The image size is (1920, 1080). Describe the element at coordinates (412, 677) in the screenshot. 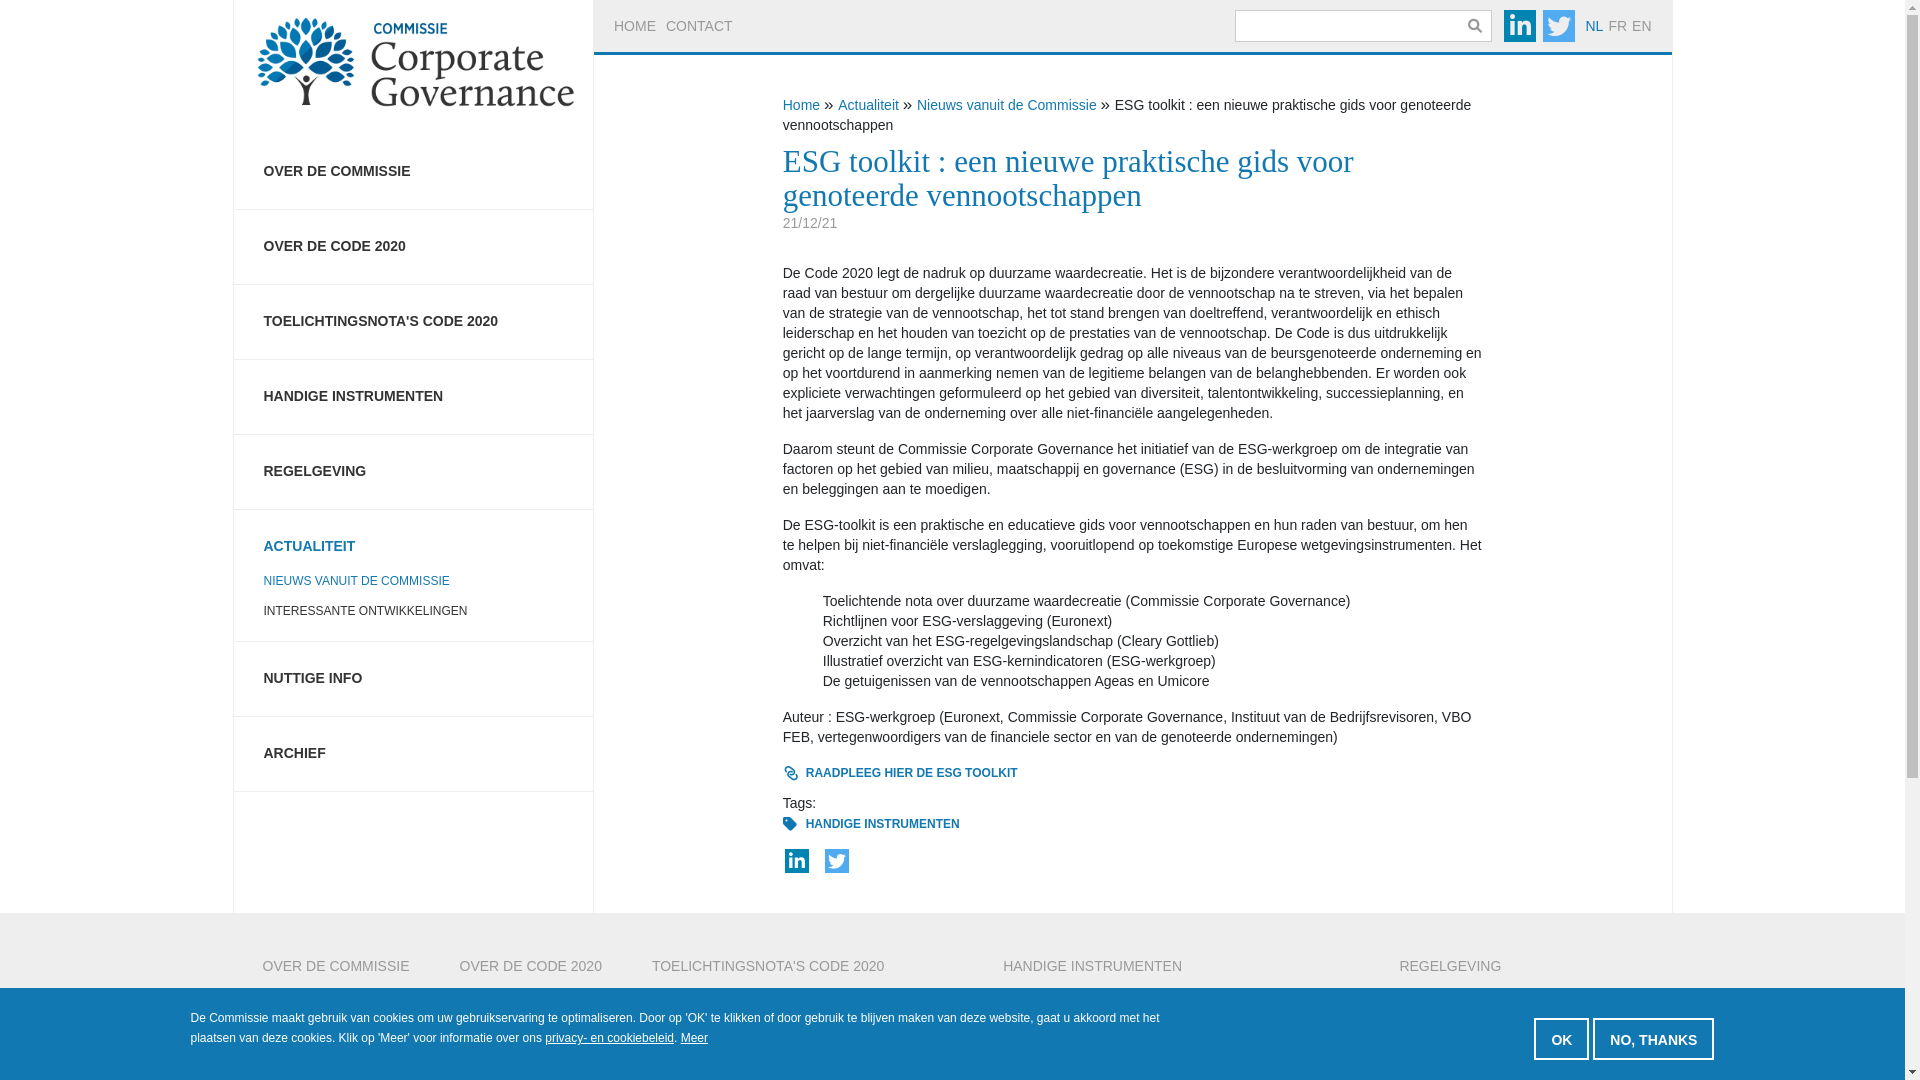

I see `'NUTTIGE INFO'` at that location.